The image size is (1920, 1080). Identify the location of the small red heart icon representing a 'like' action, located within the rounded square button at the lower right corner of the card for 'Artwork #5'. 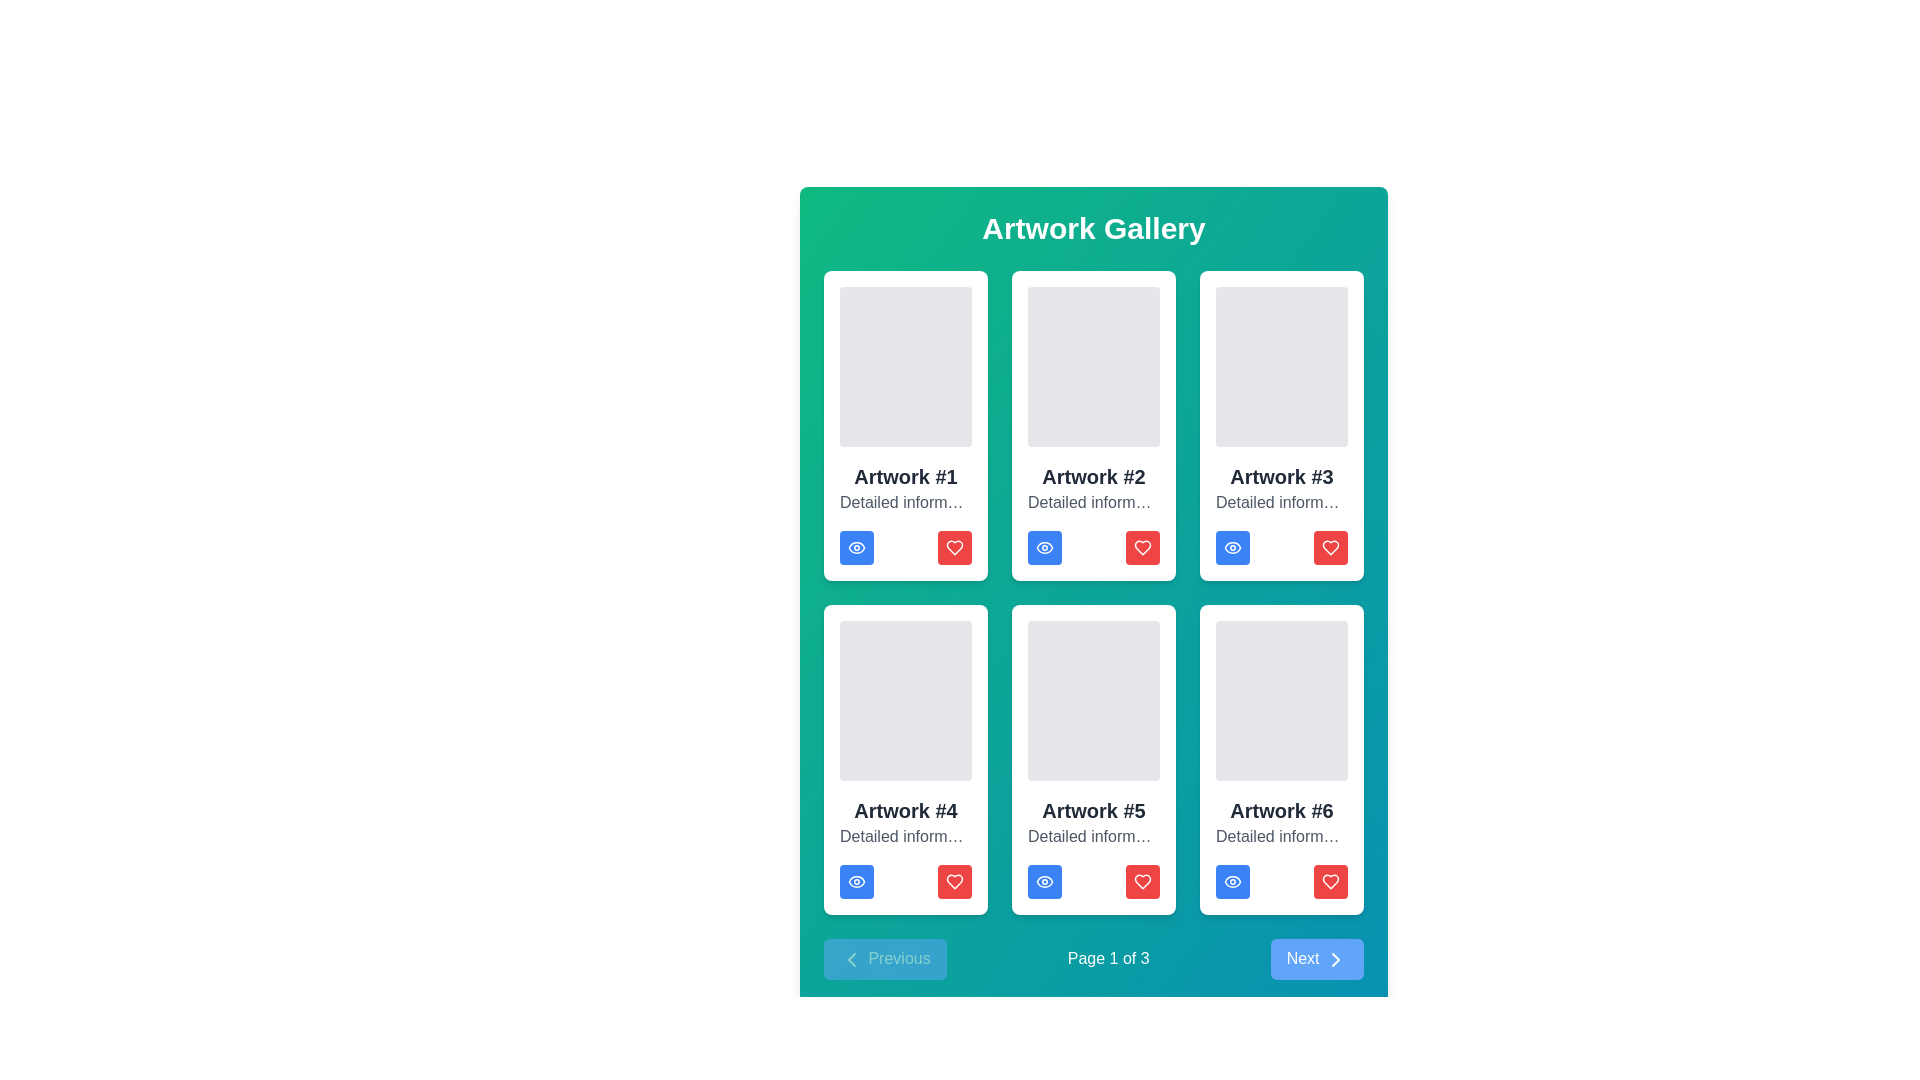
(954, 547).